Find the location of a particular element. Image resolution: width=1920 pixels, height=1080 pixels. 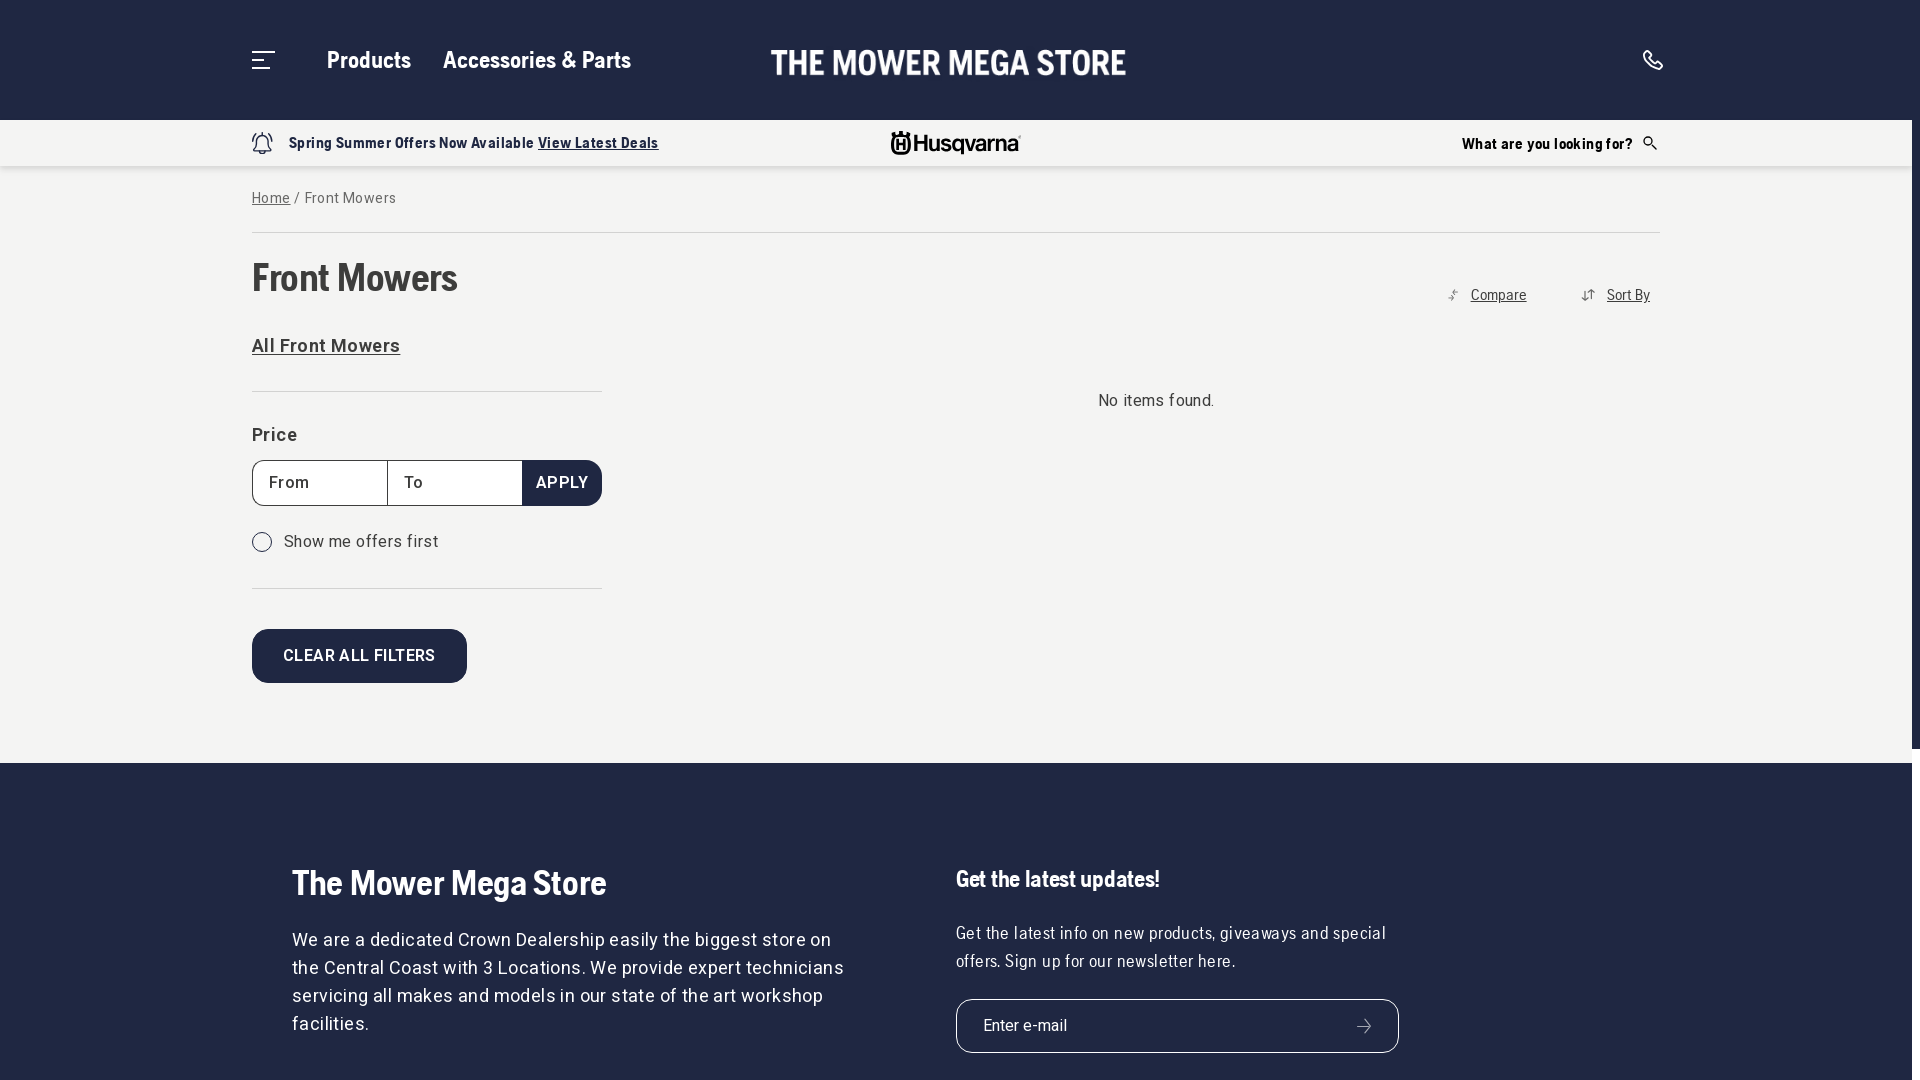

'APPLY' is located at coordinates (560, 482).